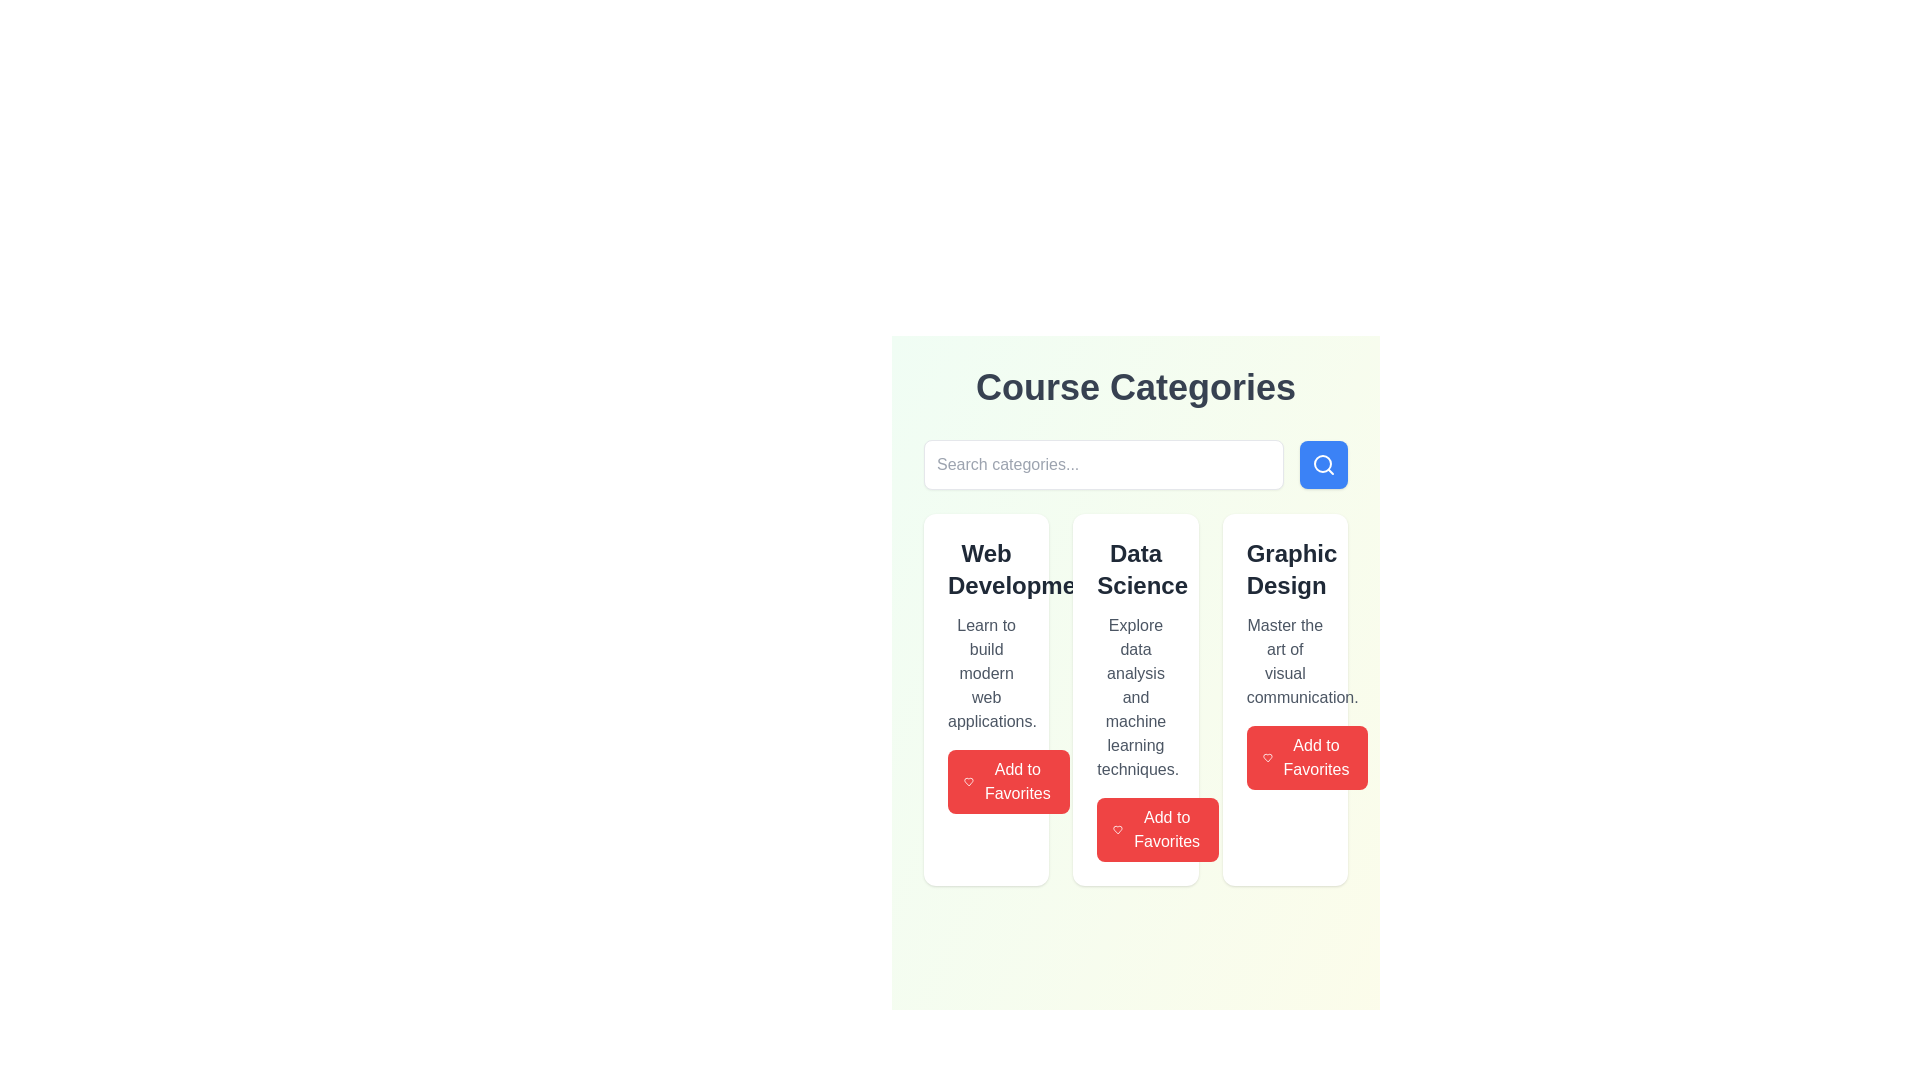  Describe the element at coordinates (1117, 829) in the screenshot. I see `the heart-shaped SVG icon indicating 'favorite' functionality located inside the 'Add to Favorites' button in the 'Graphic Design' column` at that location.